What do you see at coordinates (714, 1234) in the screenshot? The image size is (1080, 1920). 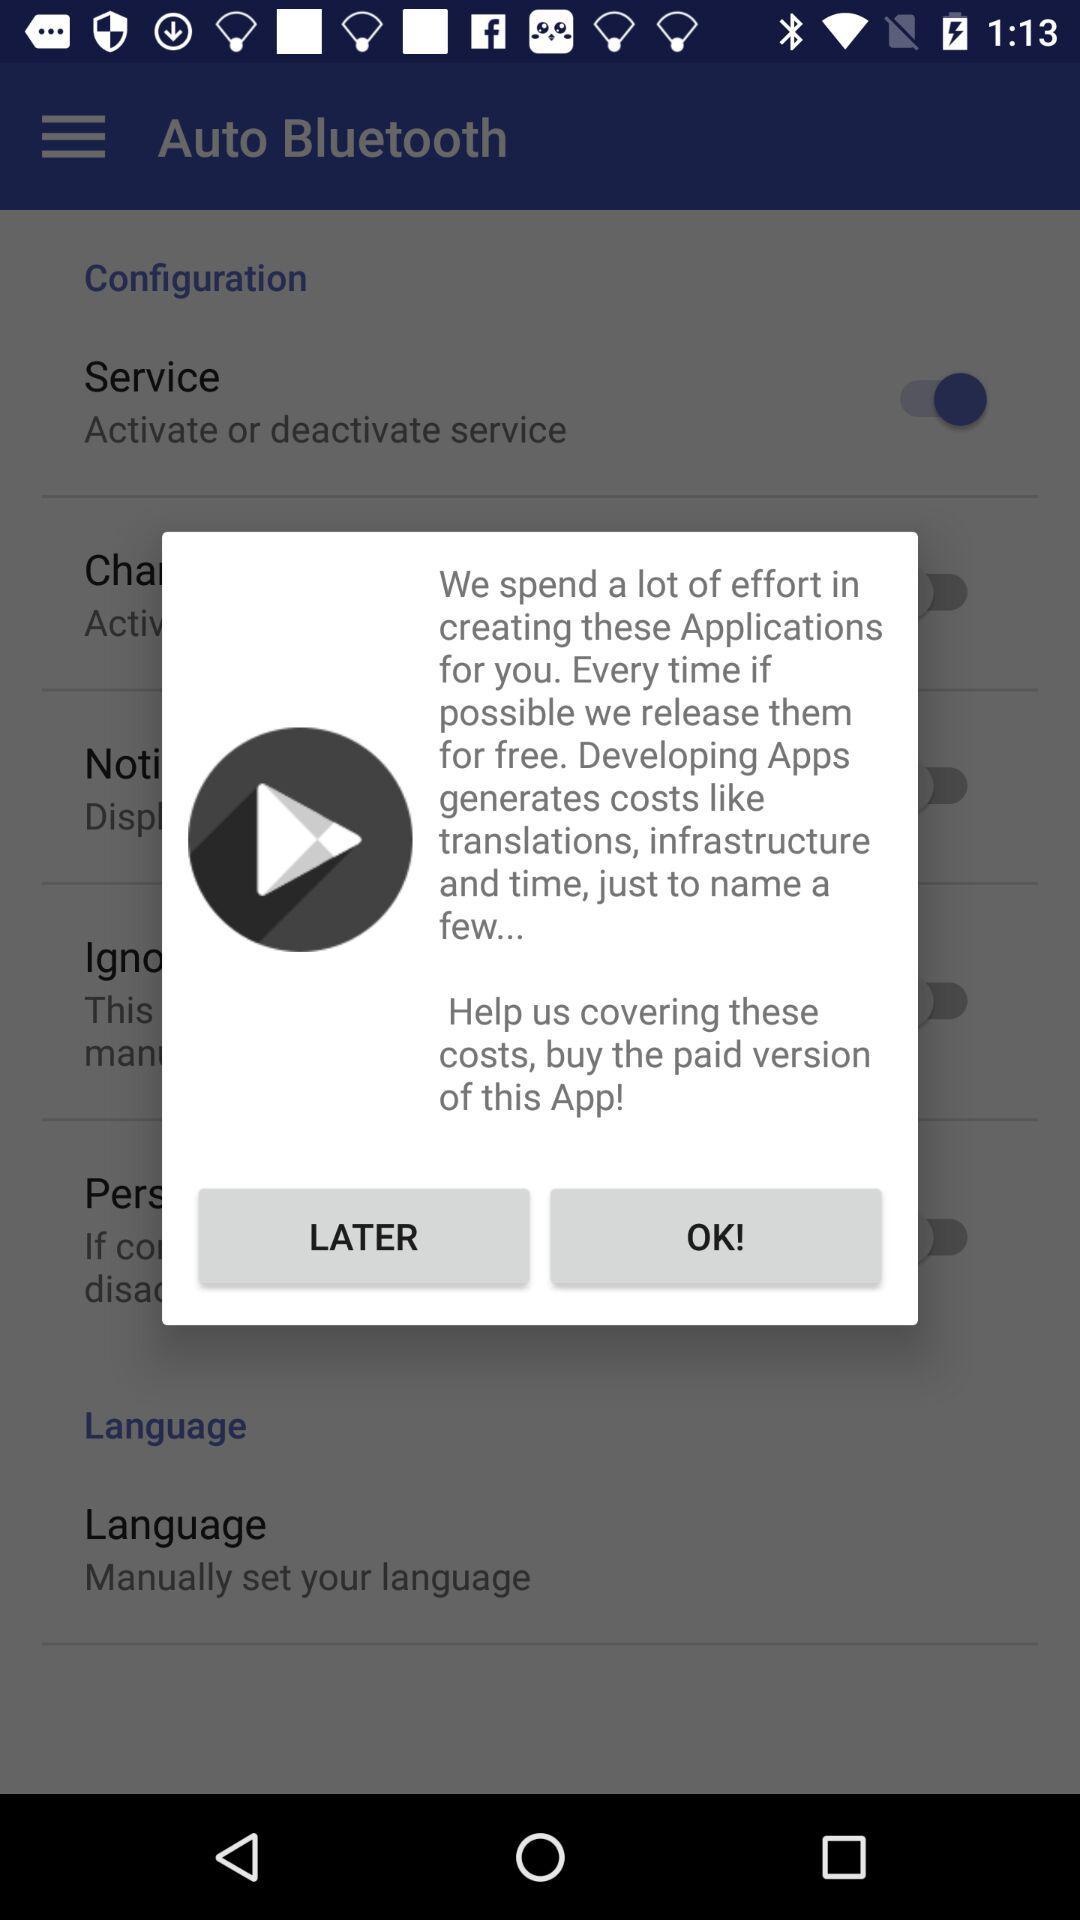 I see `the ok! item` at bounding box center [714, 1234].